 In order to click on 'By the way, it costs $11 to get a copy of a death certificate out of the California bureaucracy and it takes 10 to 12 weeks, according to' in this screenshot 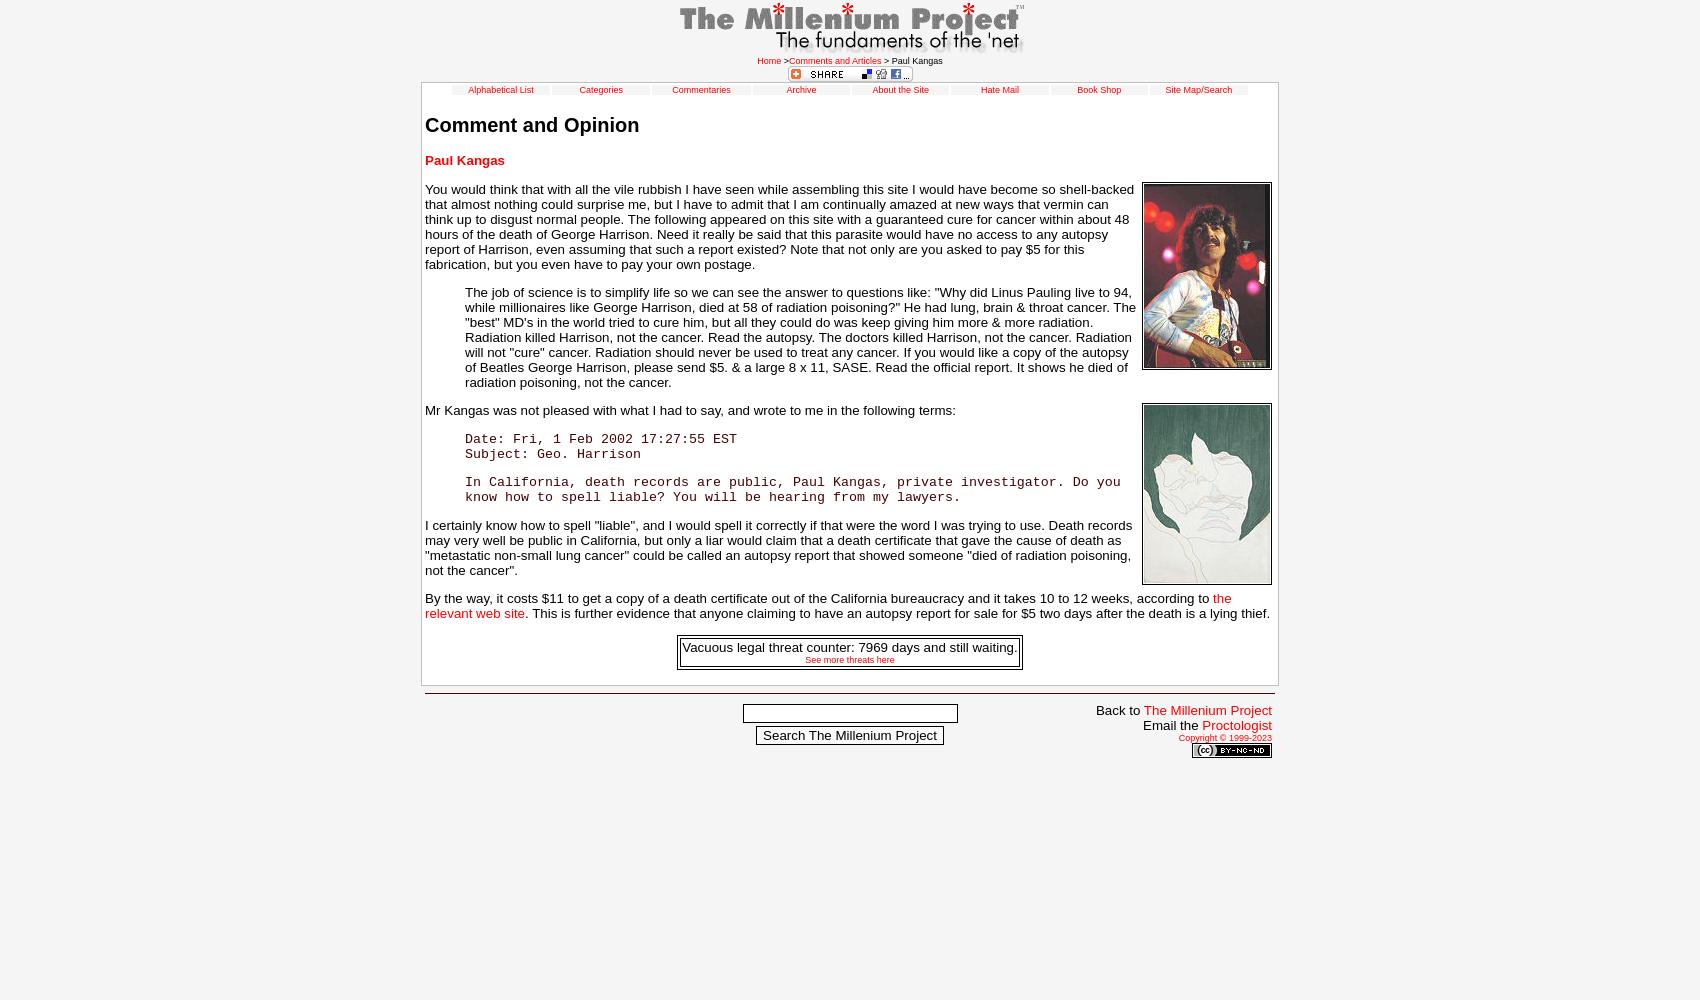, I will do `click(818, 597)`.